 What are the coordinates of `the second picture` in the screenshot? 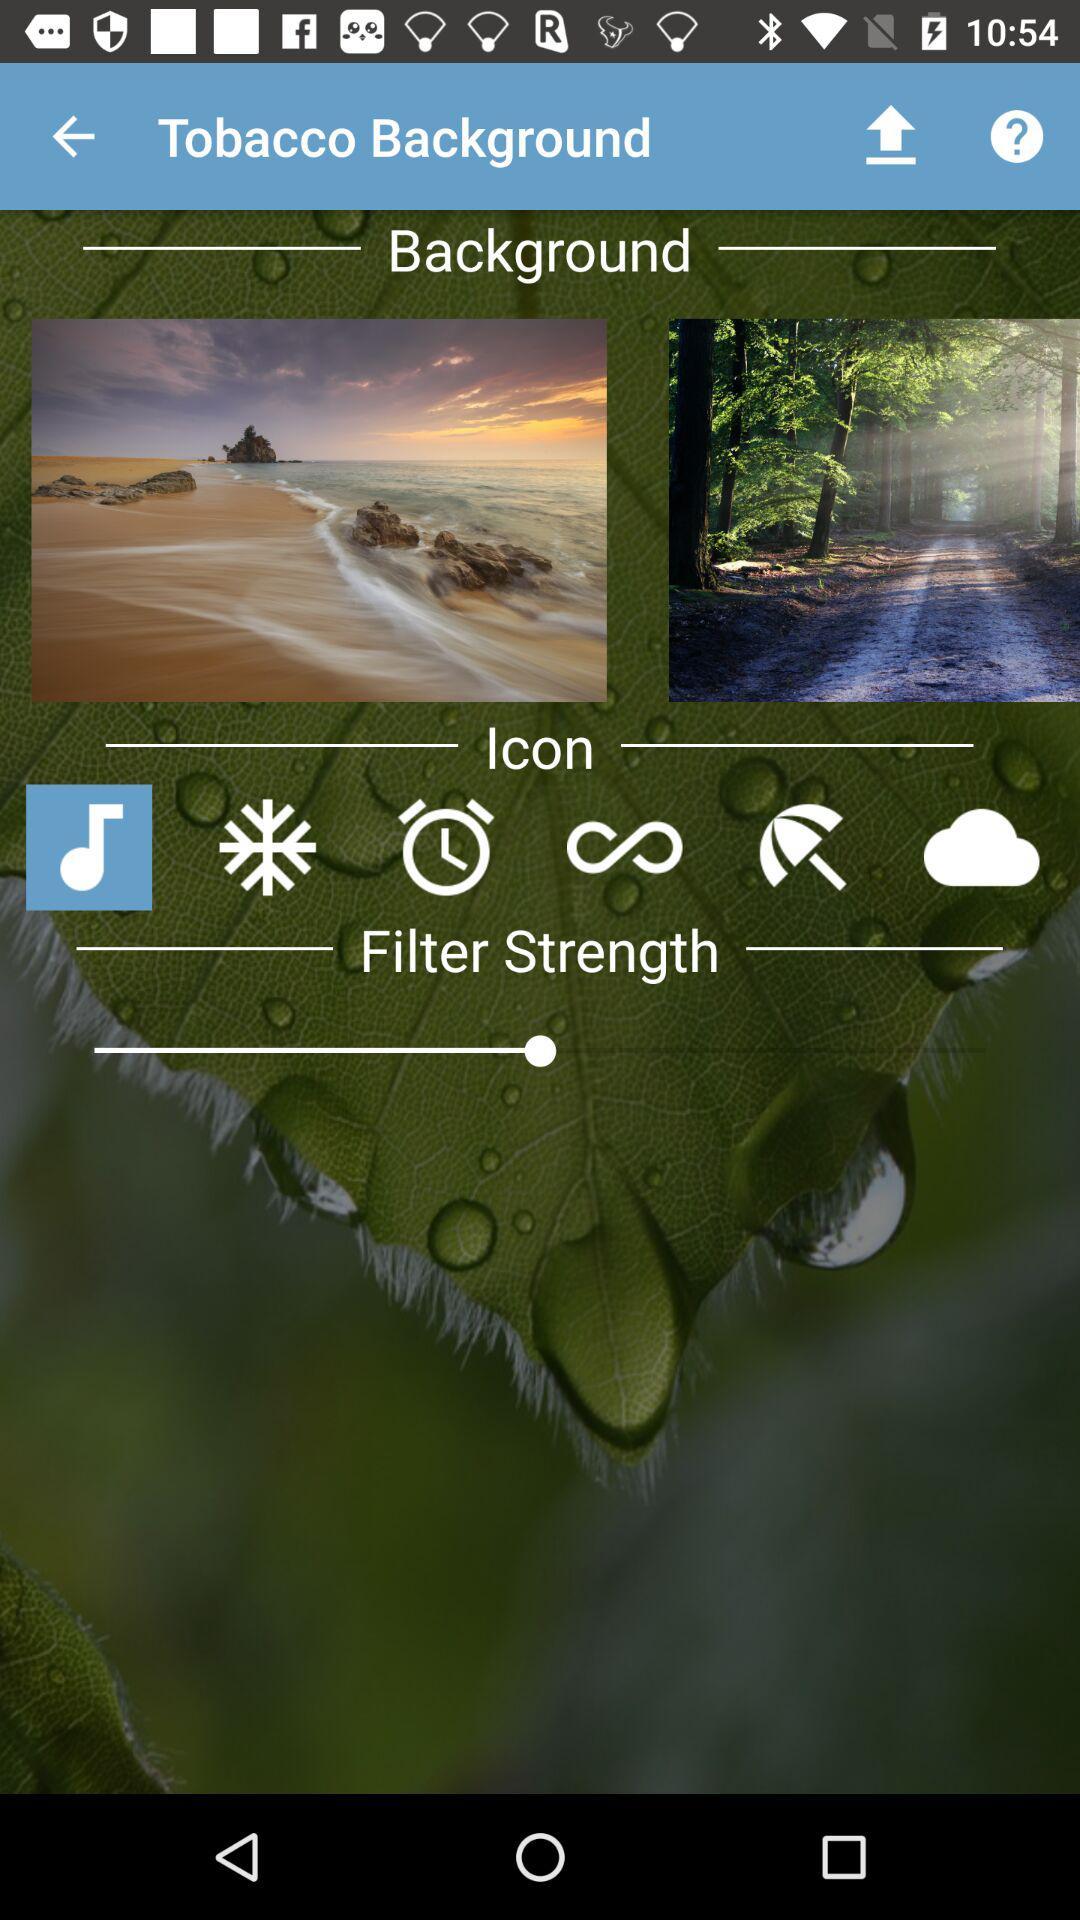 It's located at (870, 510).